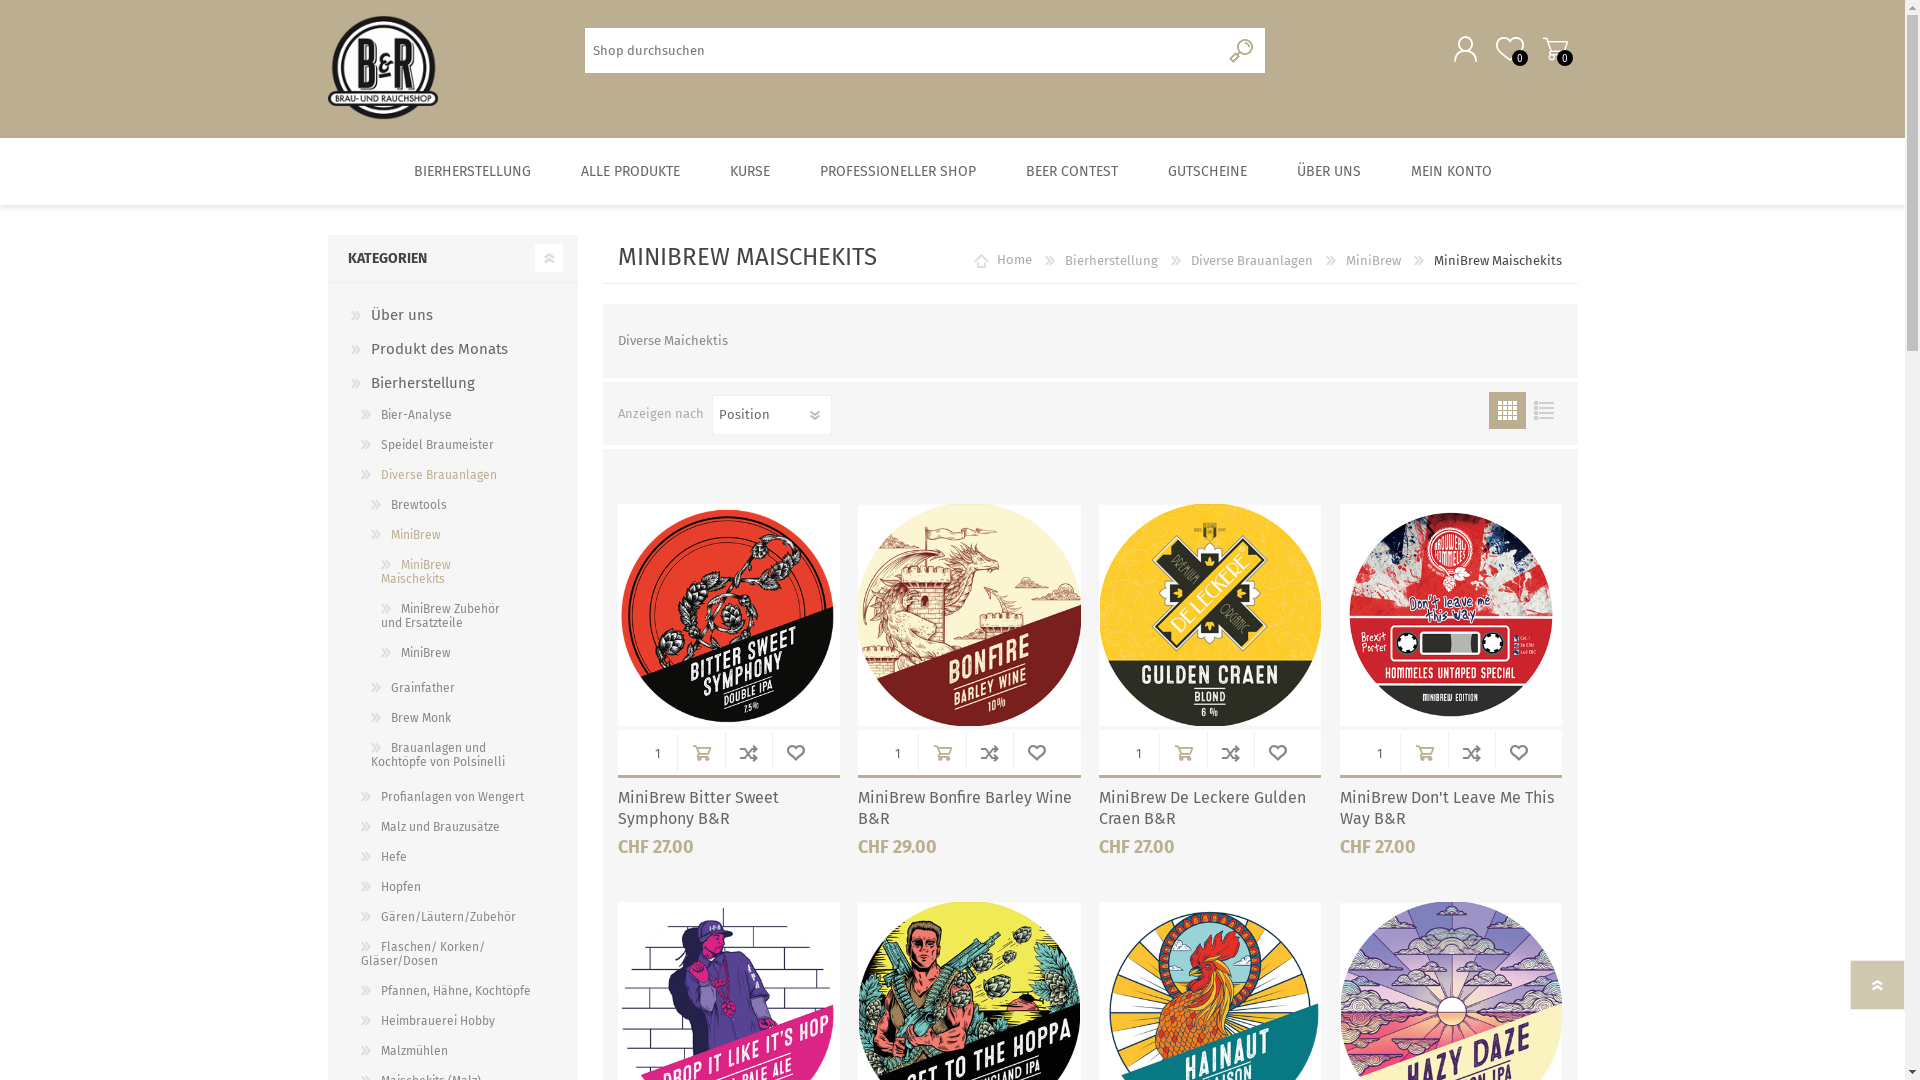  What do you see at coordinates (792, 170) in the screenshot?
I see `'PROFESSIONELLER SHOP'` at bounding box center [792, 170].